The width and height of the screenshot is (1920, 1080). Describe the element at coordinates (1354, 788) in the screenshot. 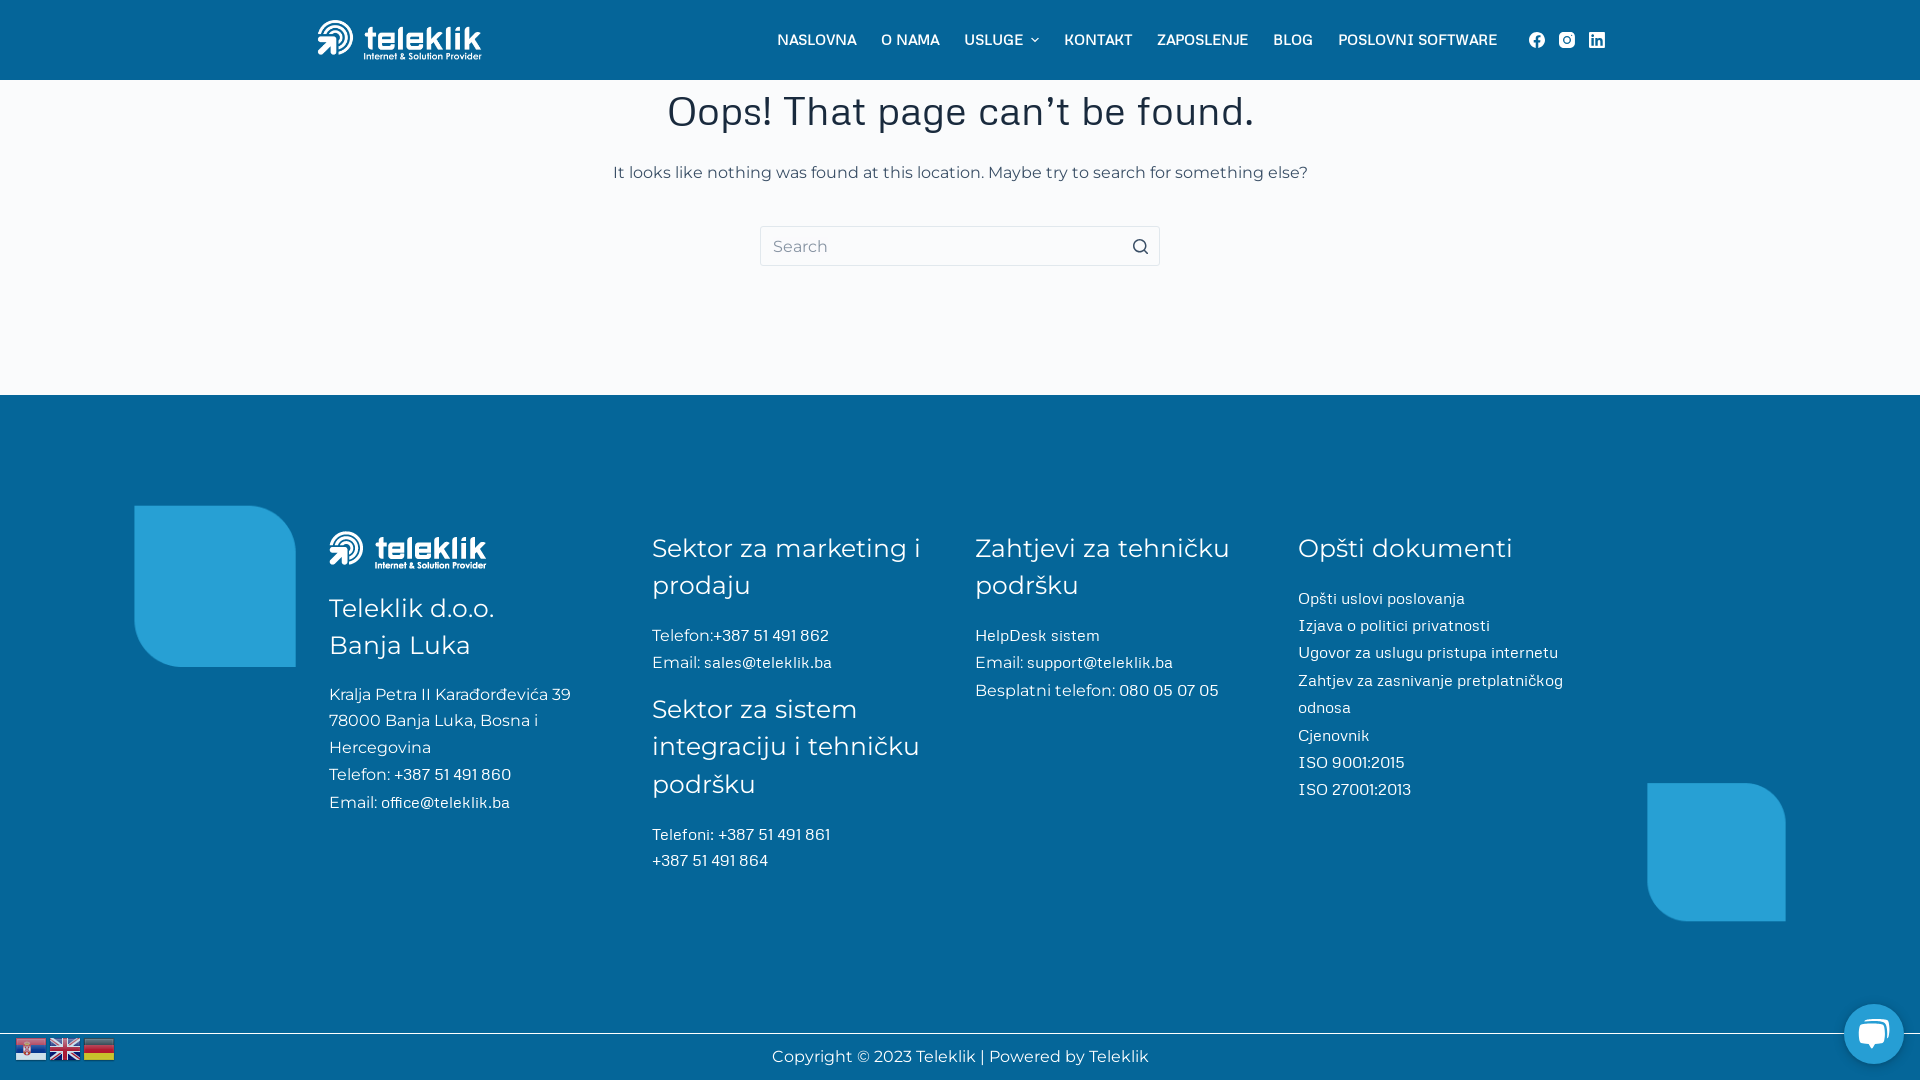

I see `'ISO 27001:2013'` at that location.